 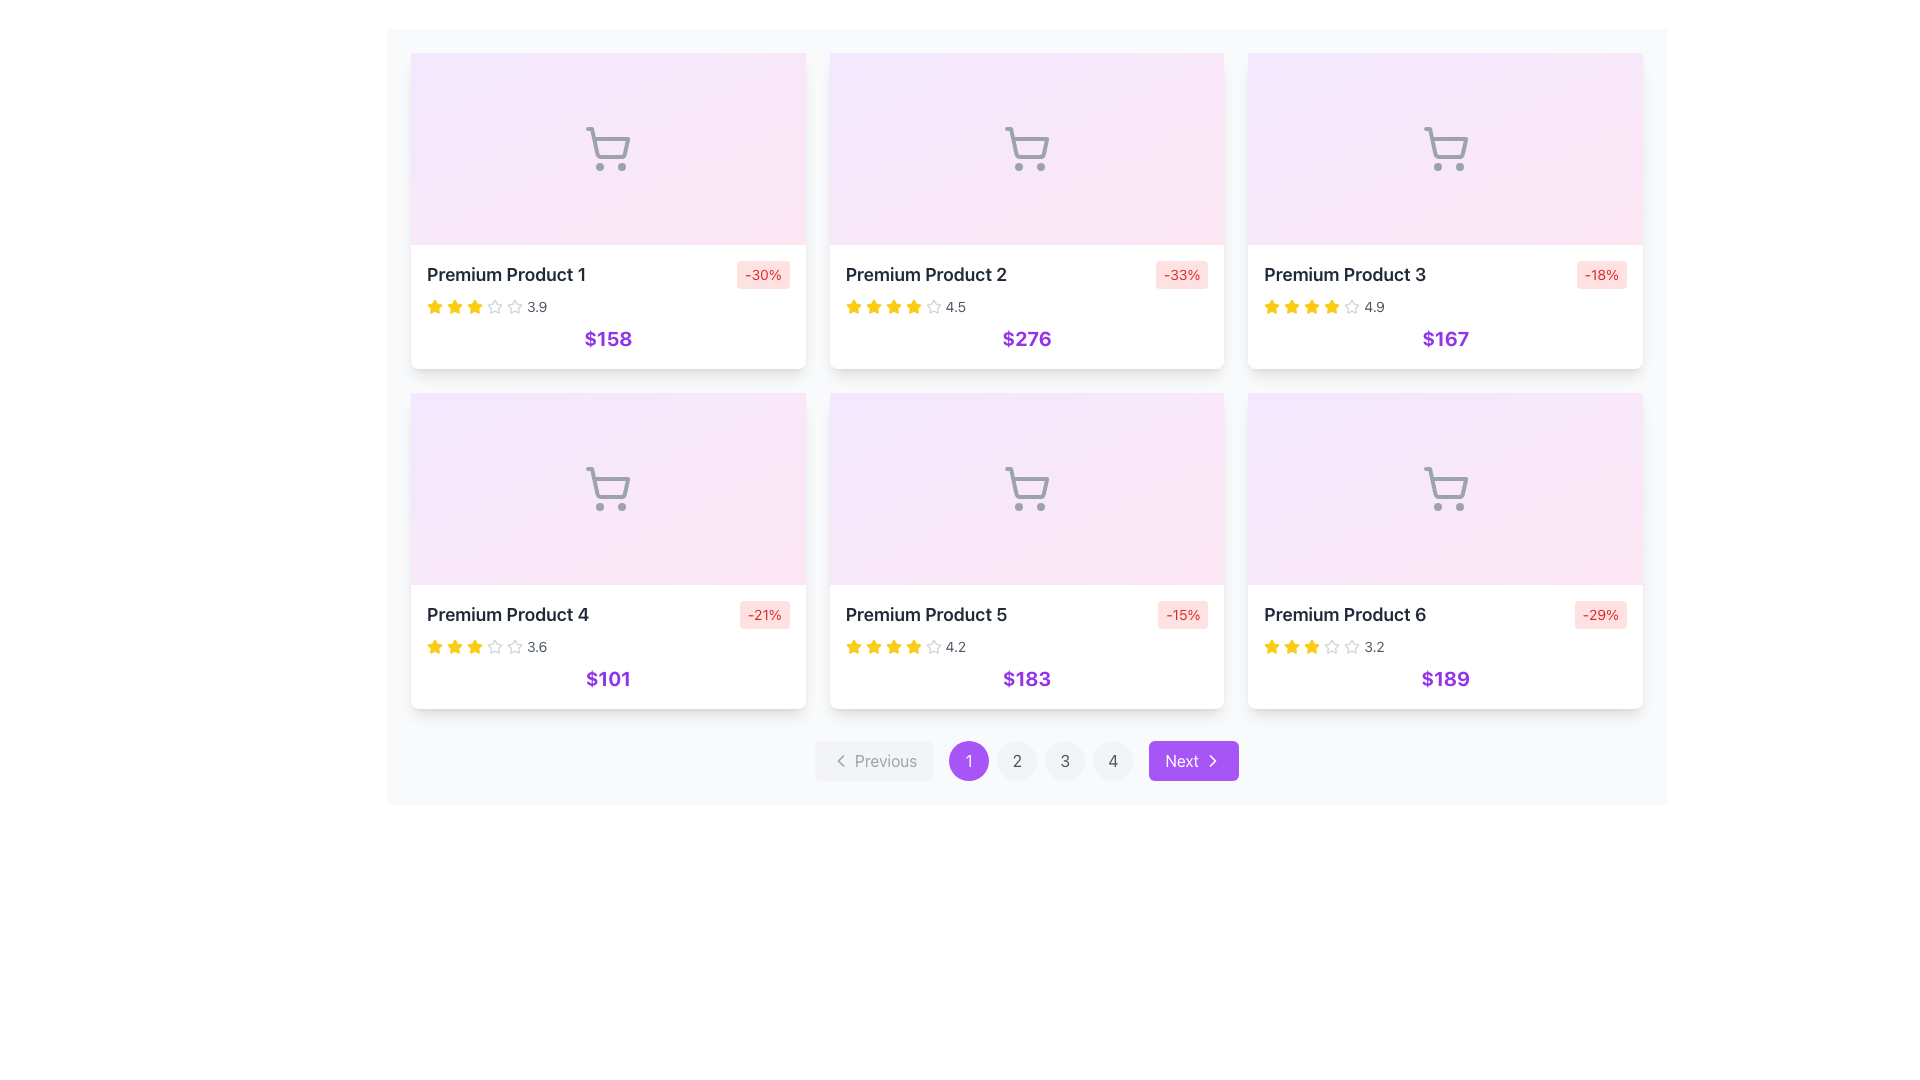 I want to click on the fourth star icon for rating purposes, which is visually represented with a sharp outline and hollow center, to trigger the tooltip or effect, so click(x=514, y=646).